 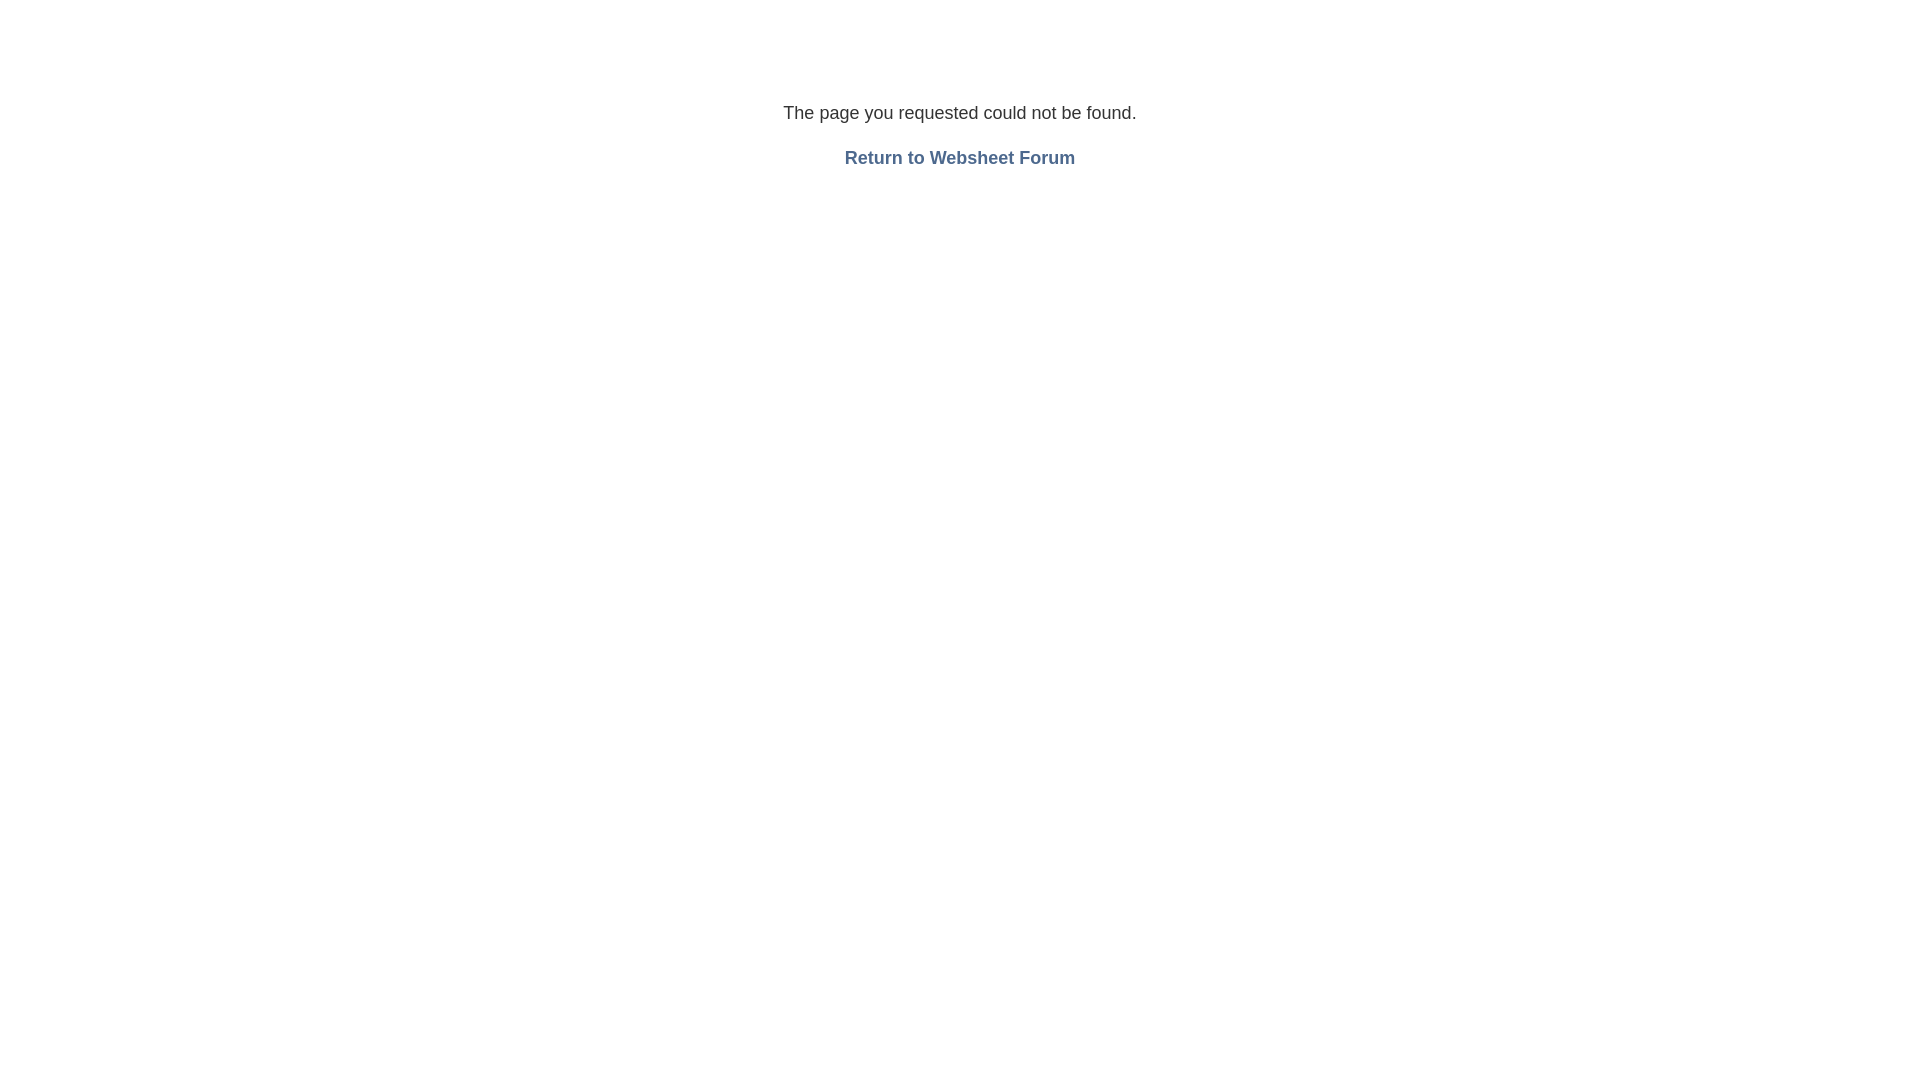 What do you see at coordinates (960, 157) in the screenshot?
I see `'Return to Websheet Forum'` at bounding box center [960, 157].